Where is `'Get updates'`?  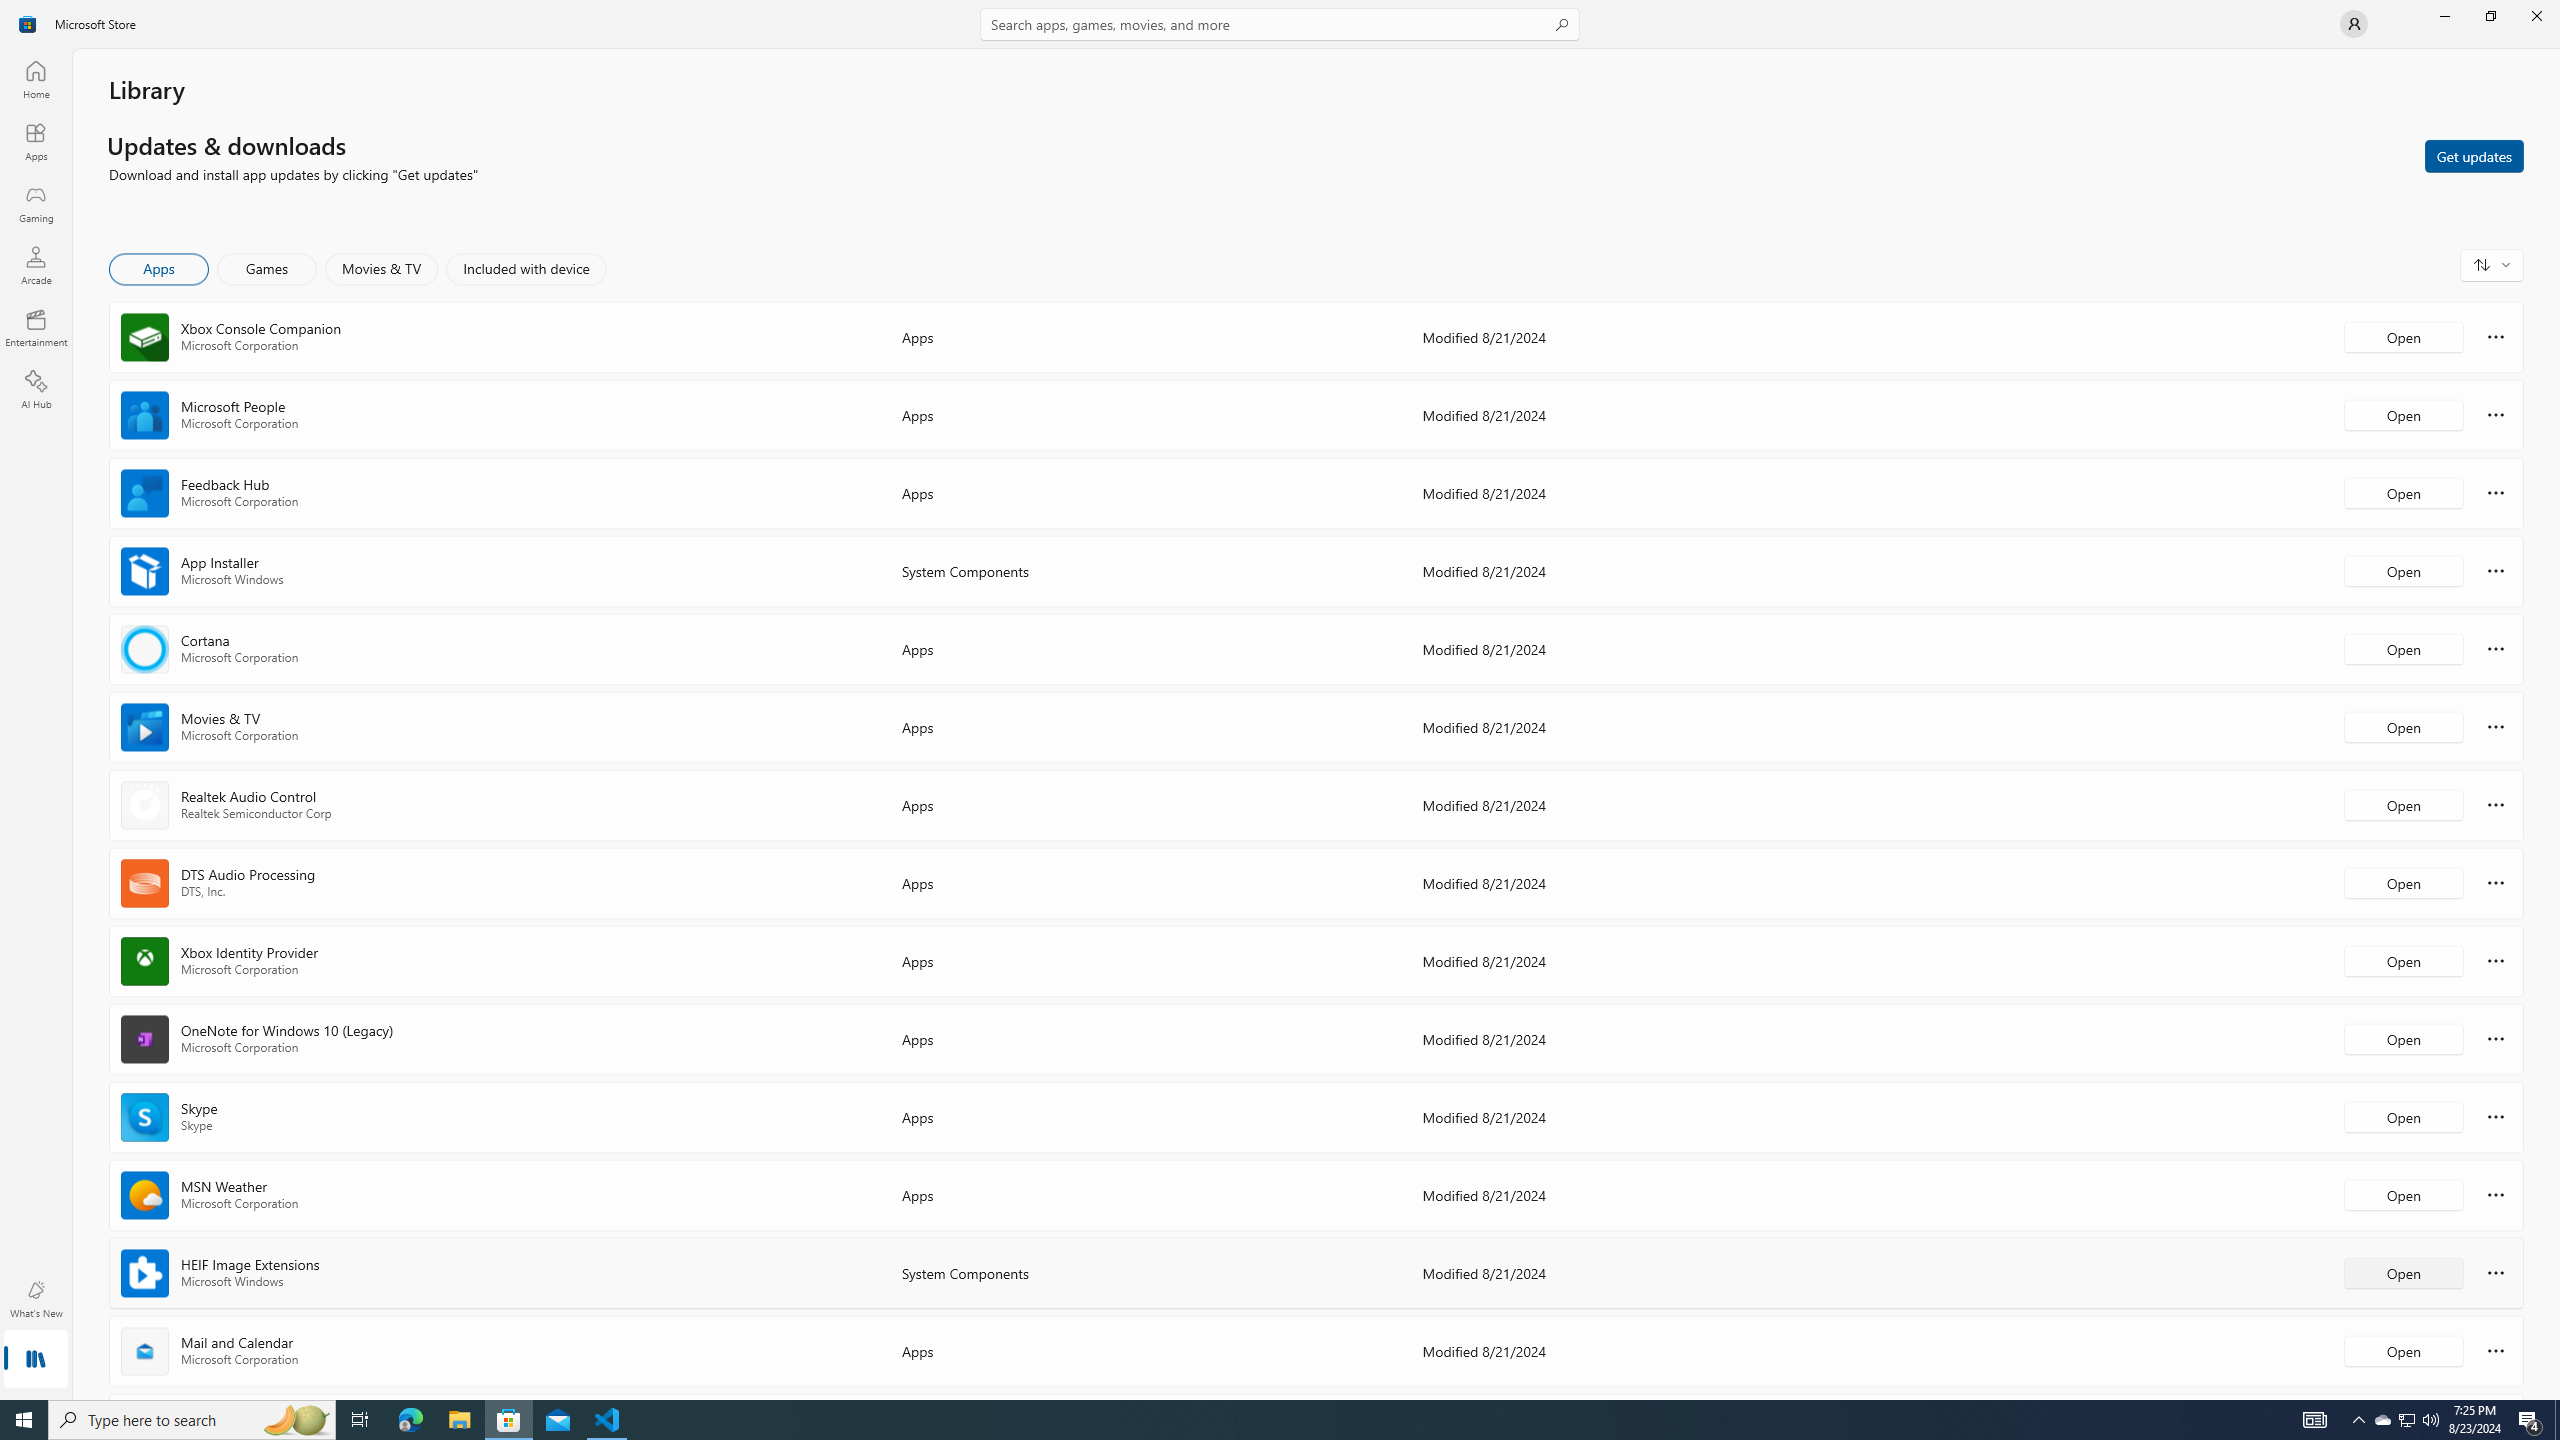
'Get updates' is located at coordinates (2474, 154).